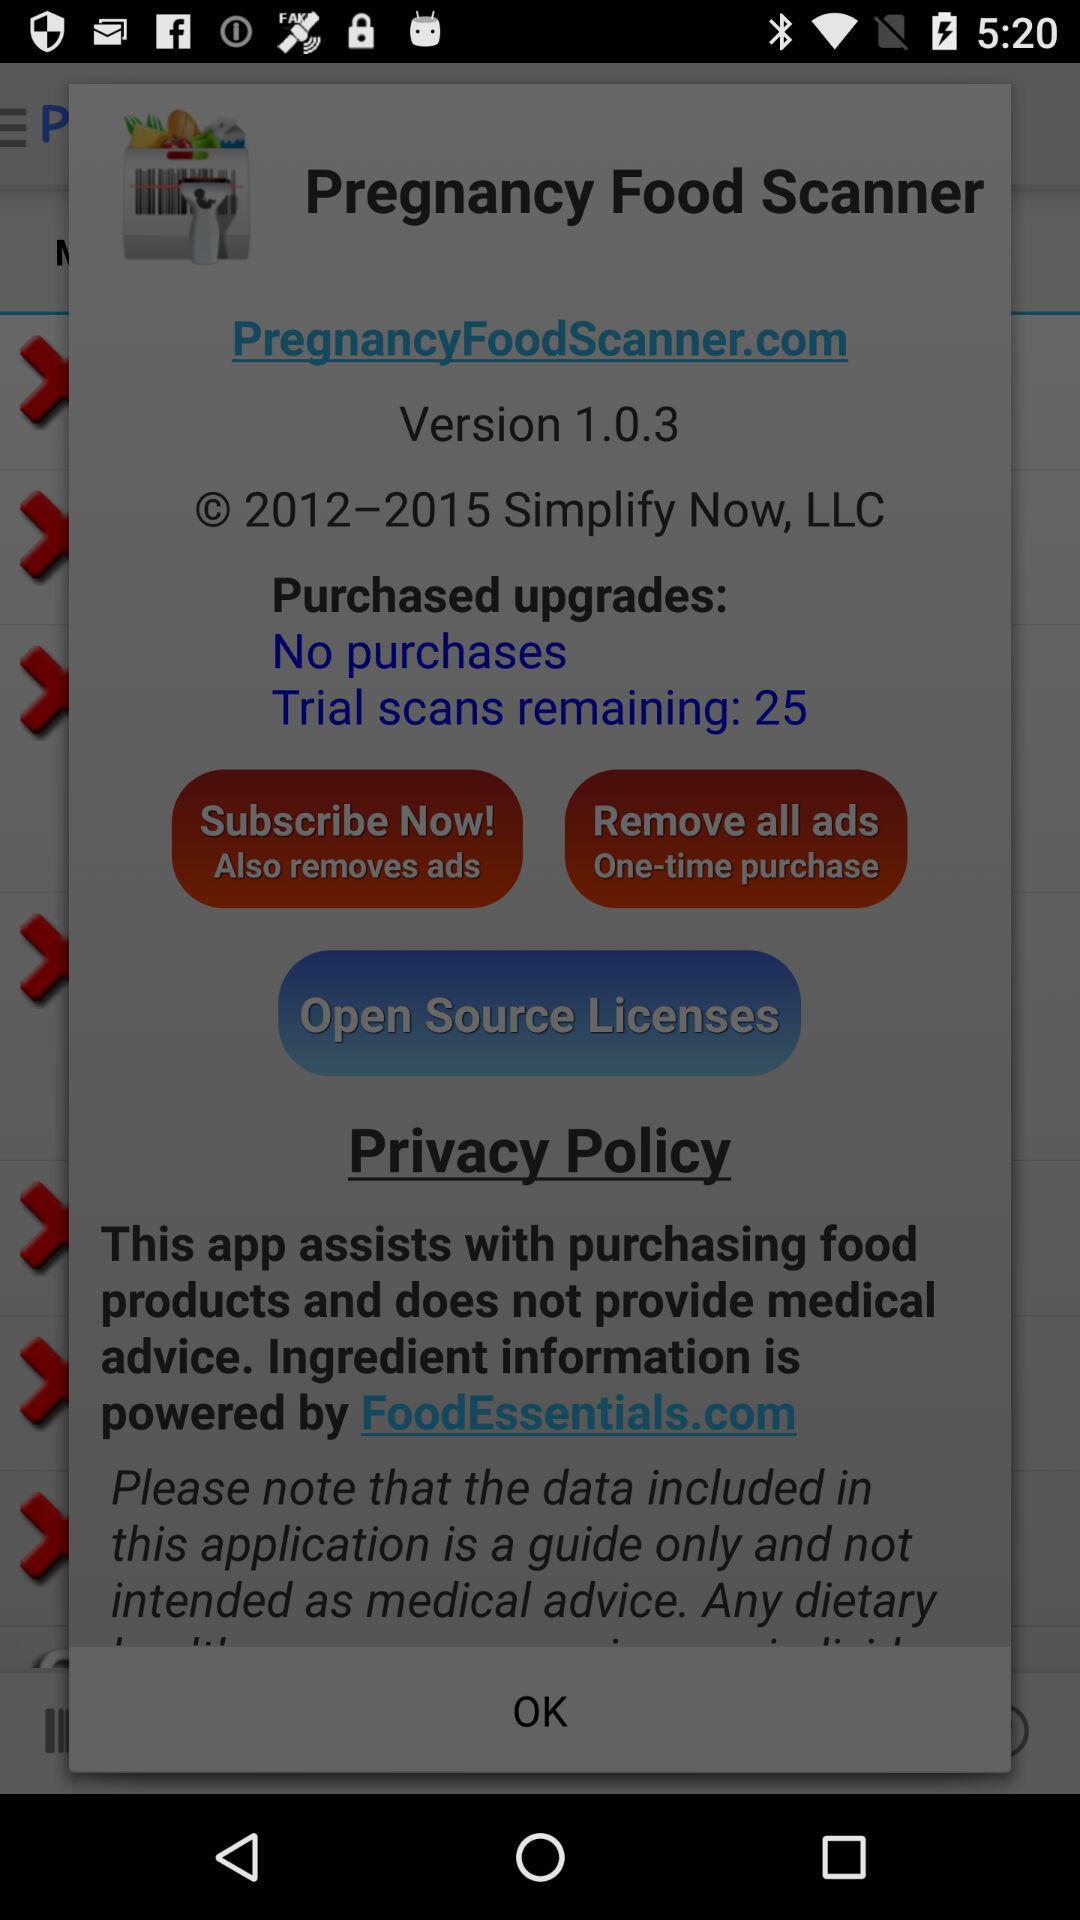 This screenshot has width=1080, height=1920. What do you see at coordinates (538, 1013) in the screenshot?
I see `the icon above the privacy policy icon` at bounding box center [538, 1013].